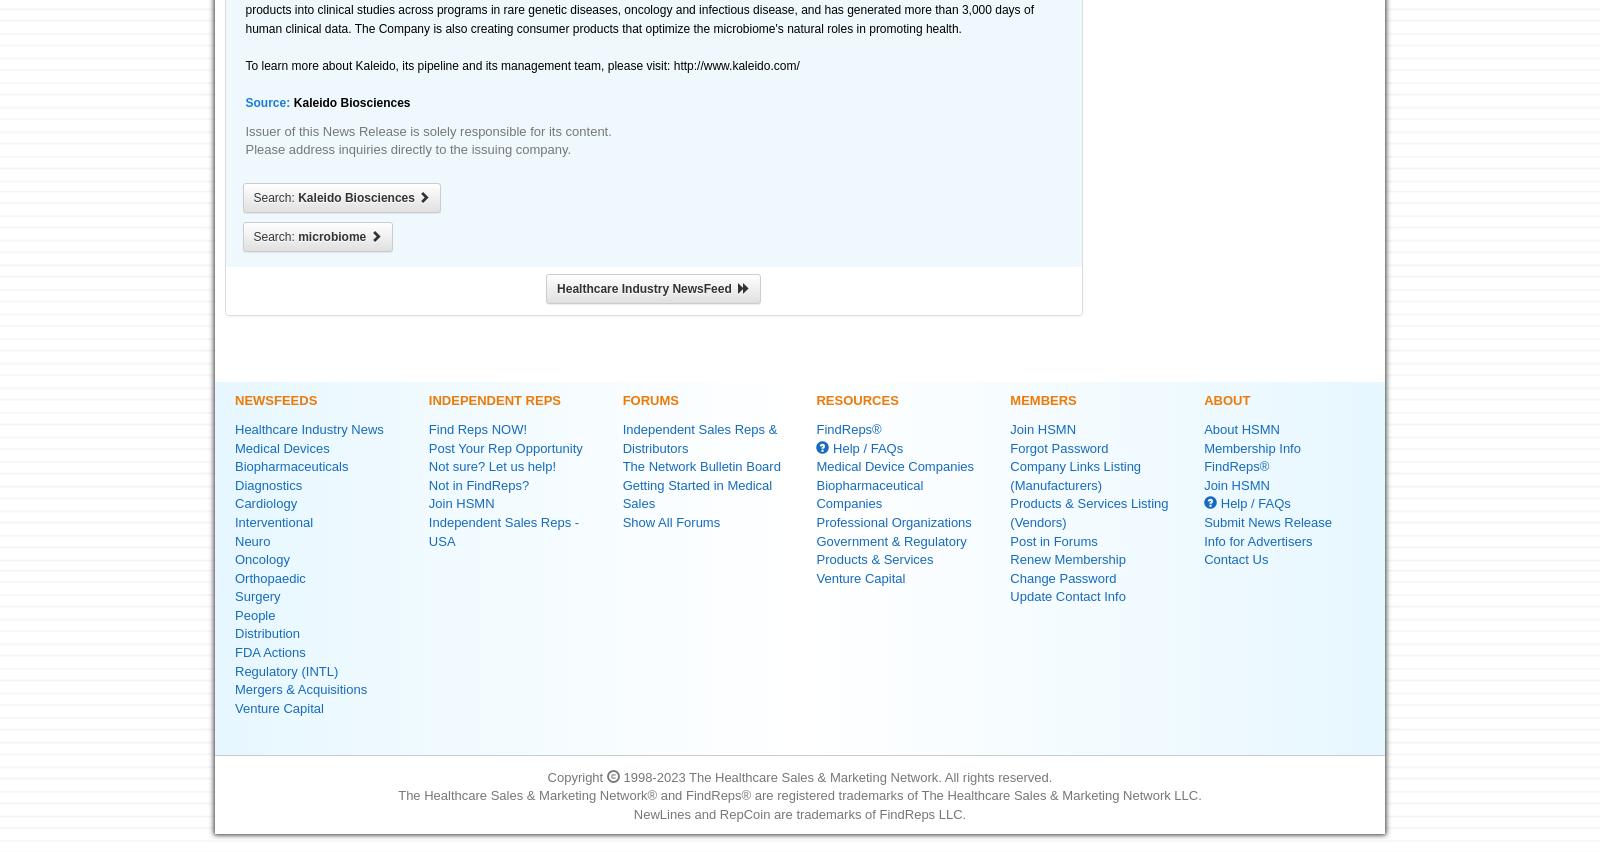  What do you see at coordinates (252, 540) in the screenshot?
I see `'Neuro'` at bounding box center [252, 540].